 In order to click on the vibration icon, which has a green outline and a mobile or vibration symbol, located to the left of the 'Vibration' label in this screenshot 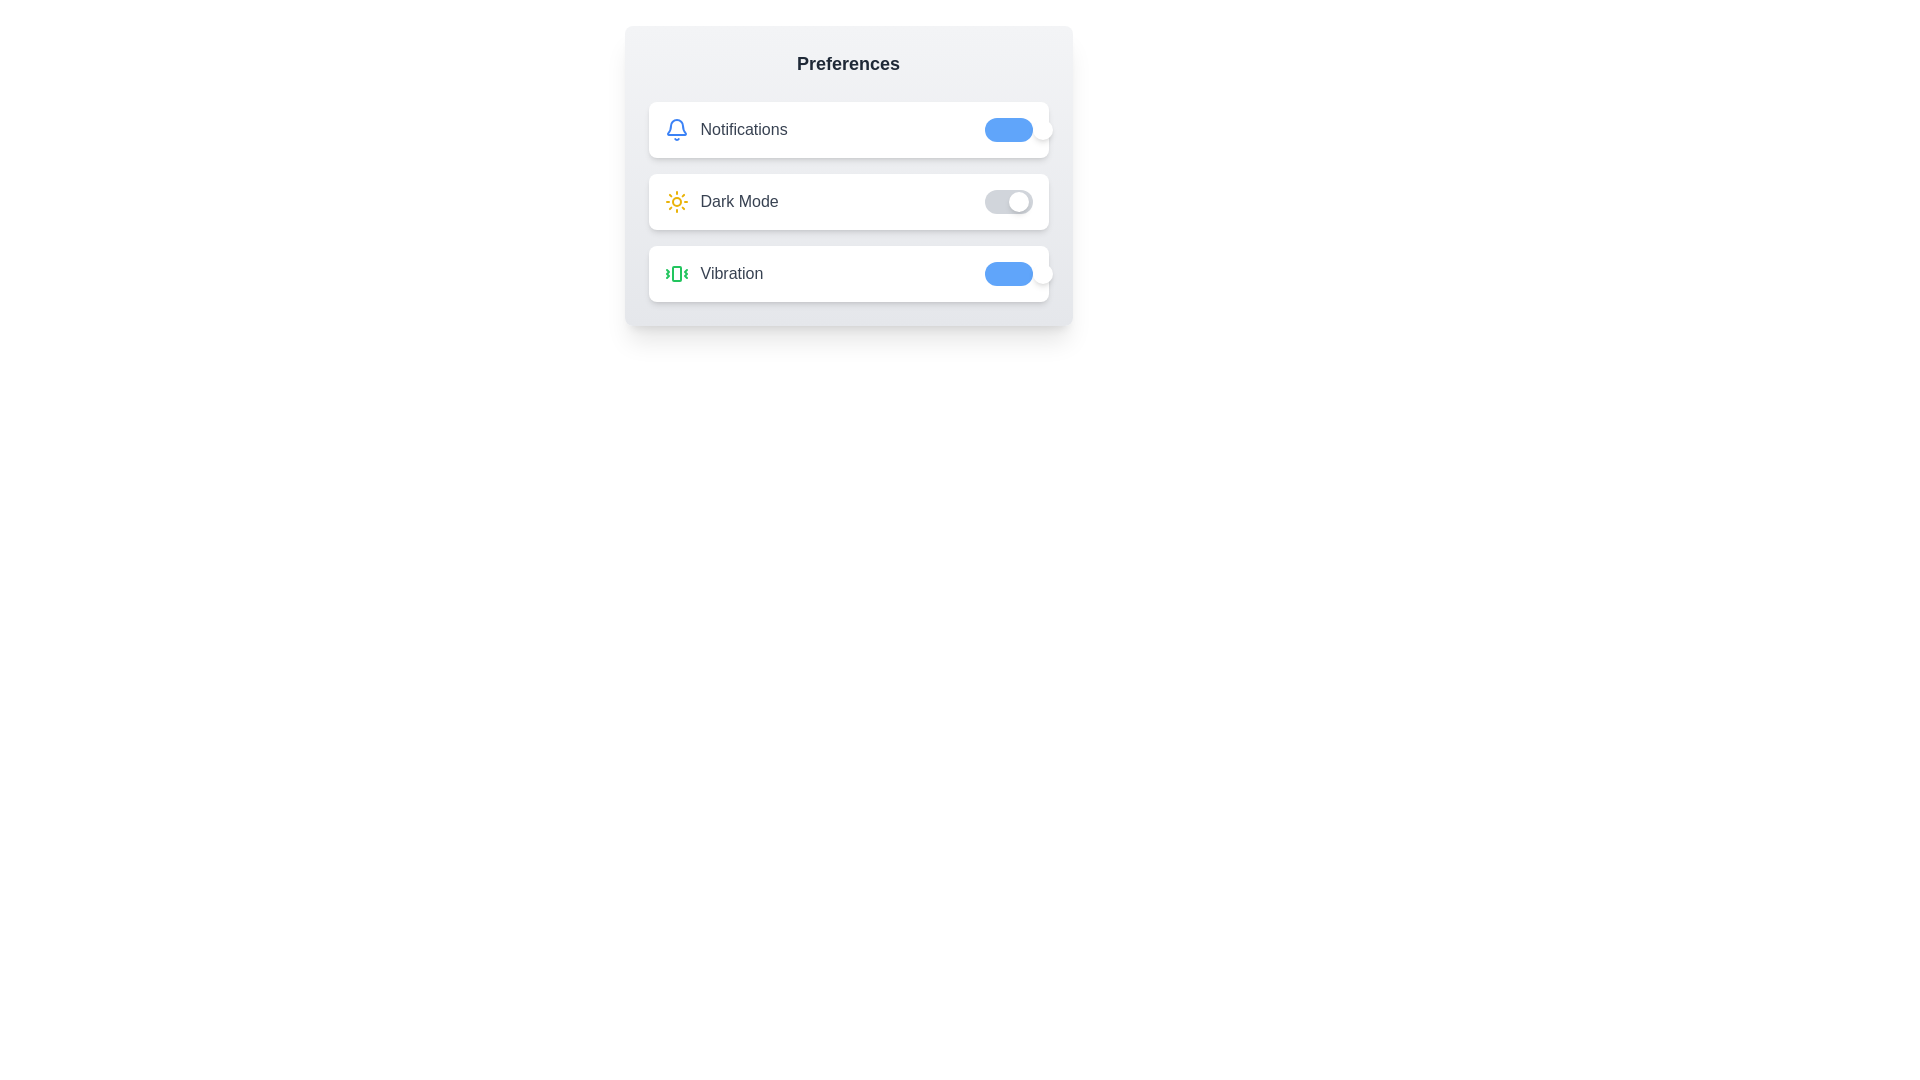, I will do `click(676, 273)`.